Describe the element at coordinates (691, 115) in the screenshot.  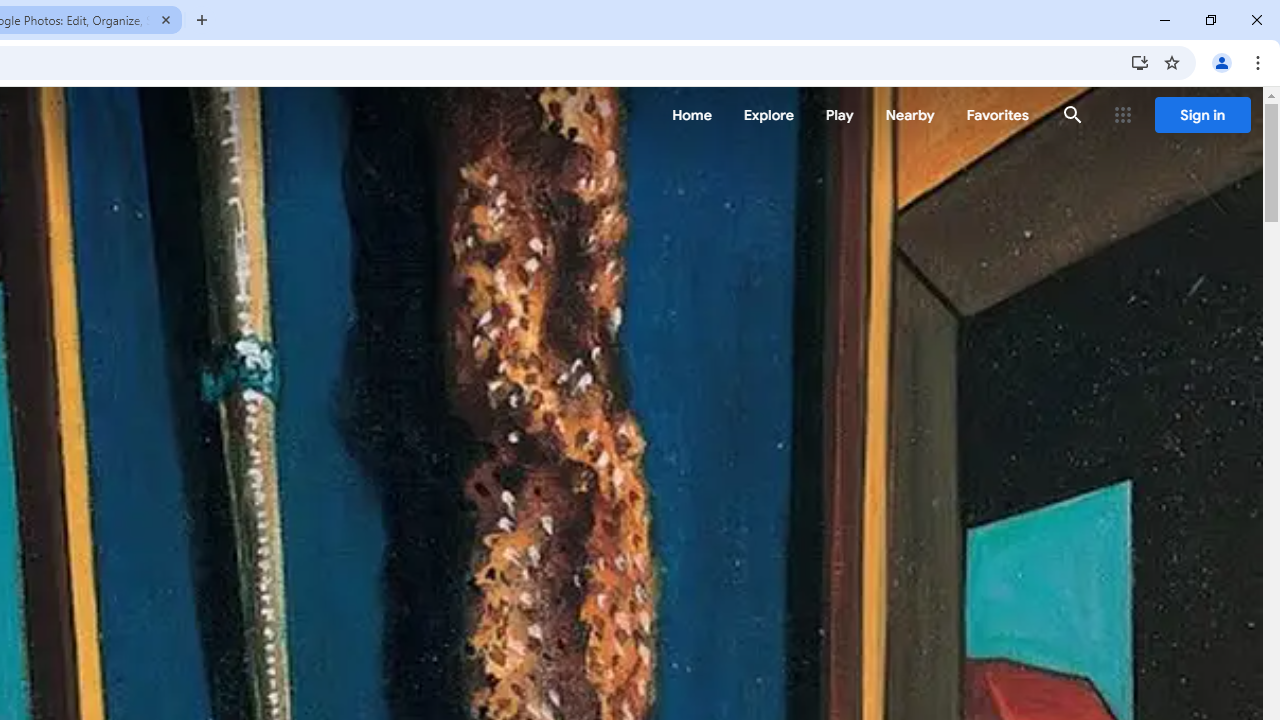
I see `'Home'` at that location.